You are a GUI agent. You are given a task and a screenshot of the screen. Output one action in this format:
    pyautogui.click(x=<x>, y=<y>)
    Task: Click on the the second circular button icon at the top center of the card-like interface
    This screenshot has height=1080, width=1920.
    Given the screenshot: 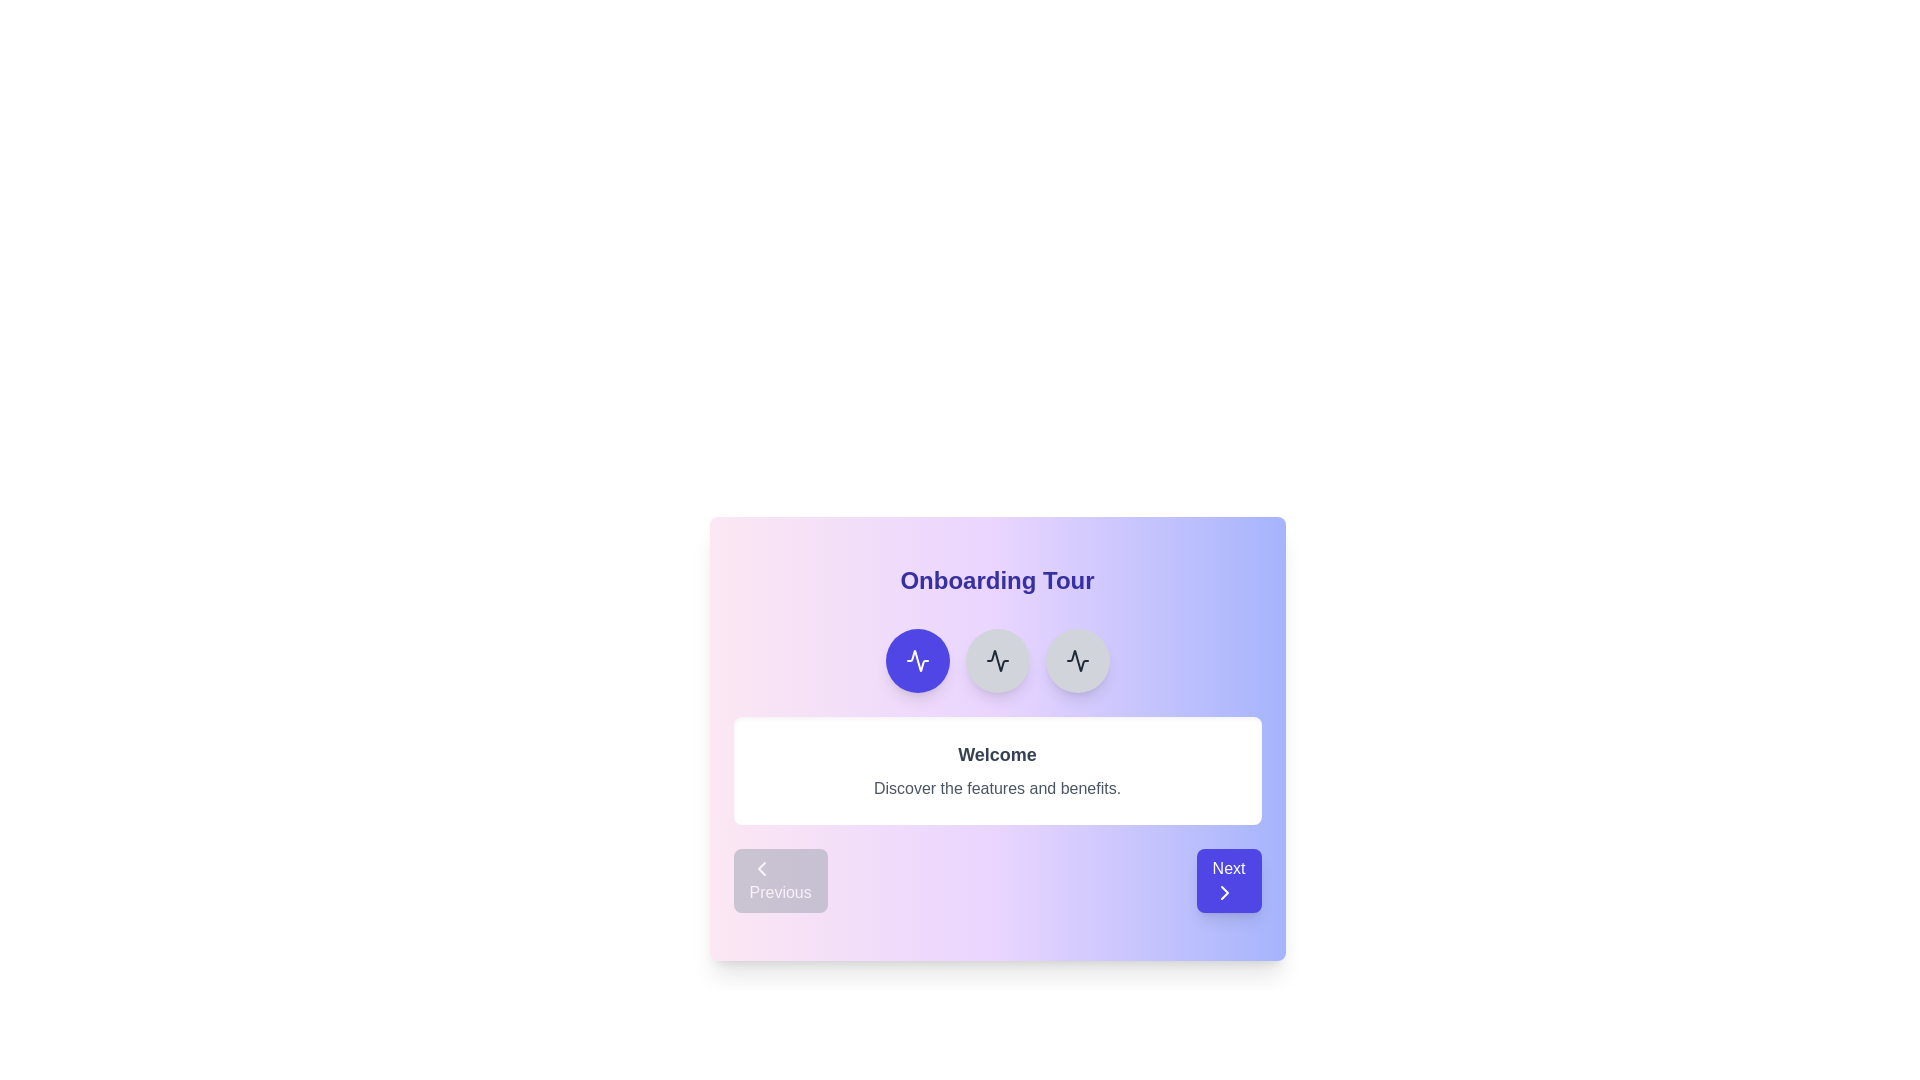 What is the action you would take?
    pyautogui.click(x=916, y=660)
    